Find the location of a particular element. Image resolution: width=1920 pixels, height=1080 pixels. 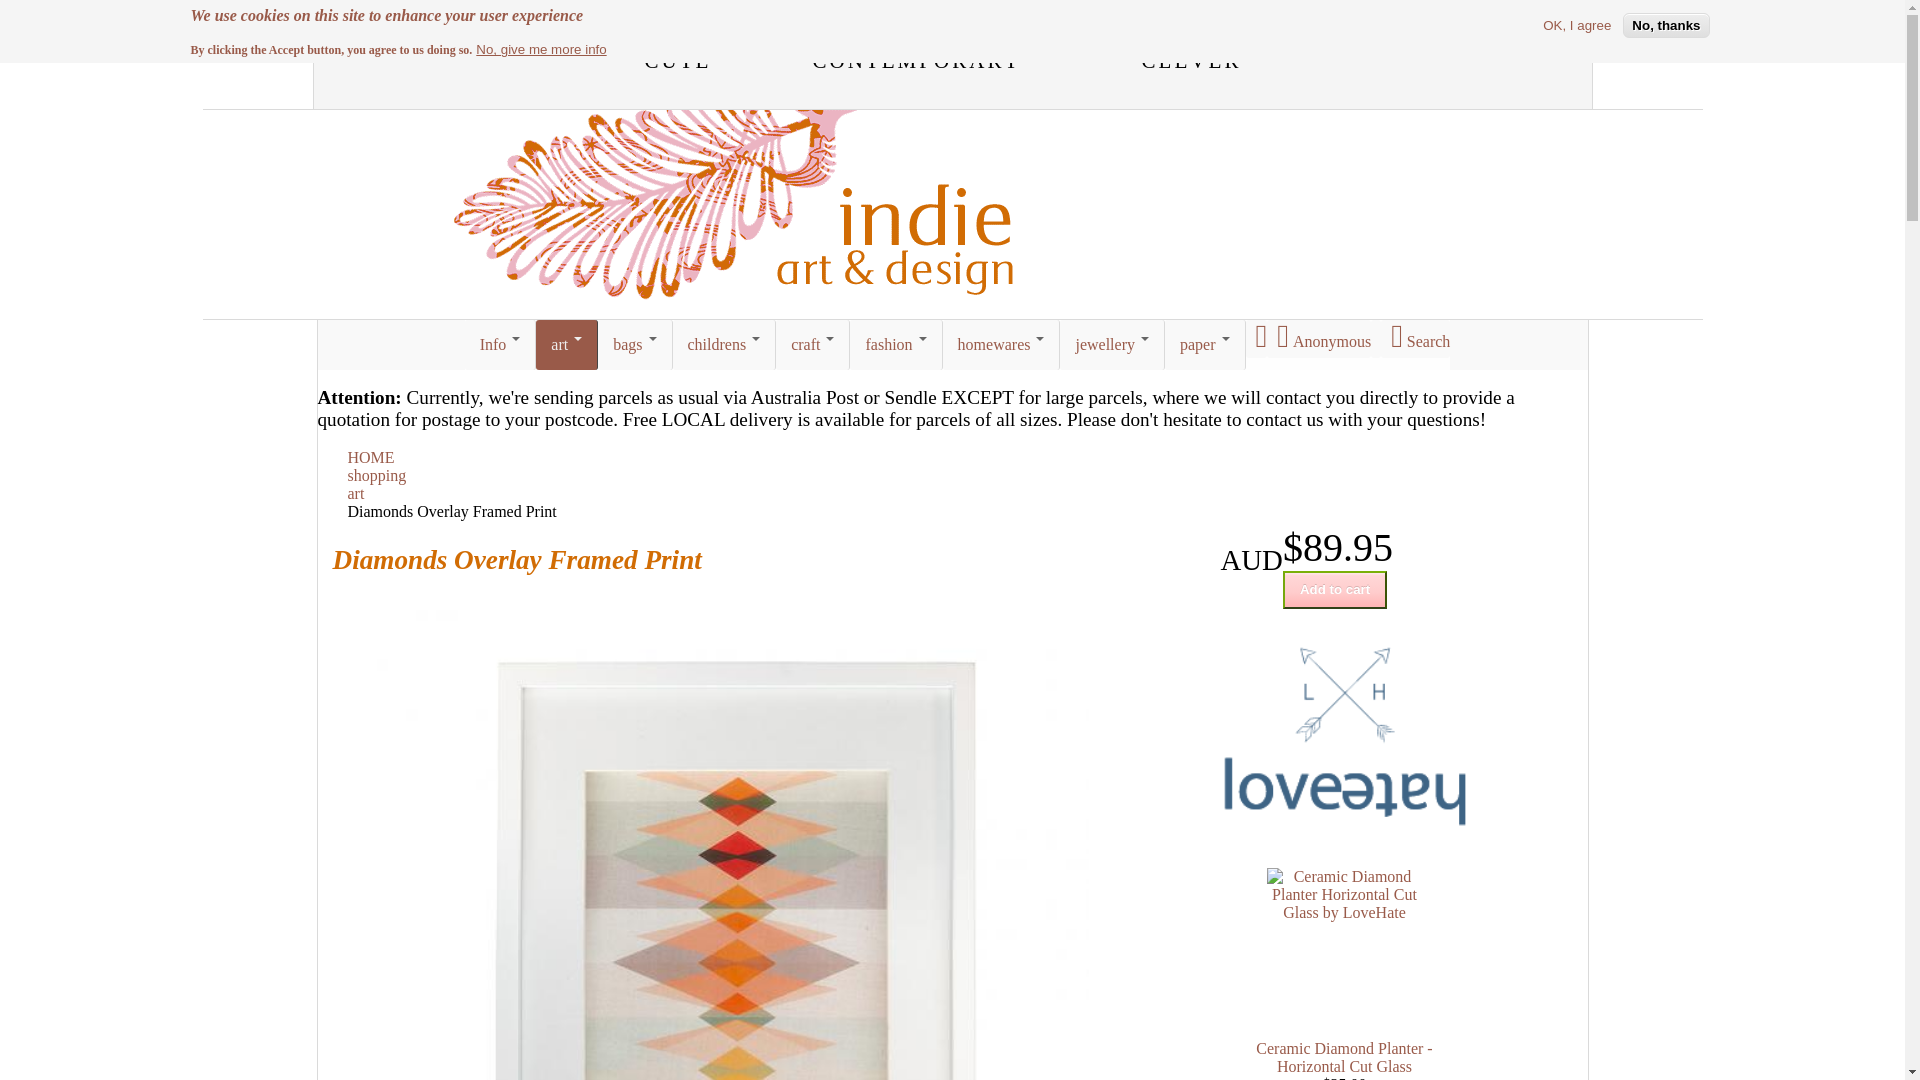

'No, give me more info' is located at coordinates (541, 48).